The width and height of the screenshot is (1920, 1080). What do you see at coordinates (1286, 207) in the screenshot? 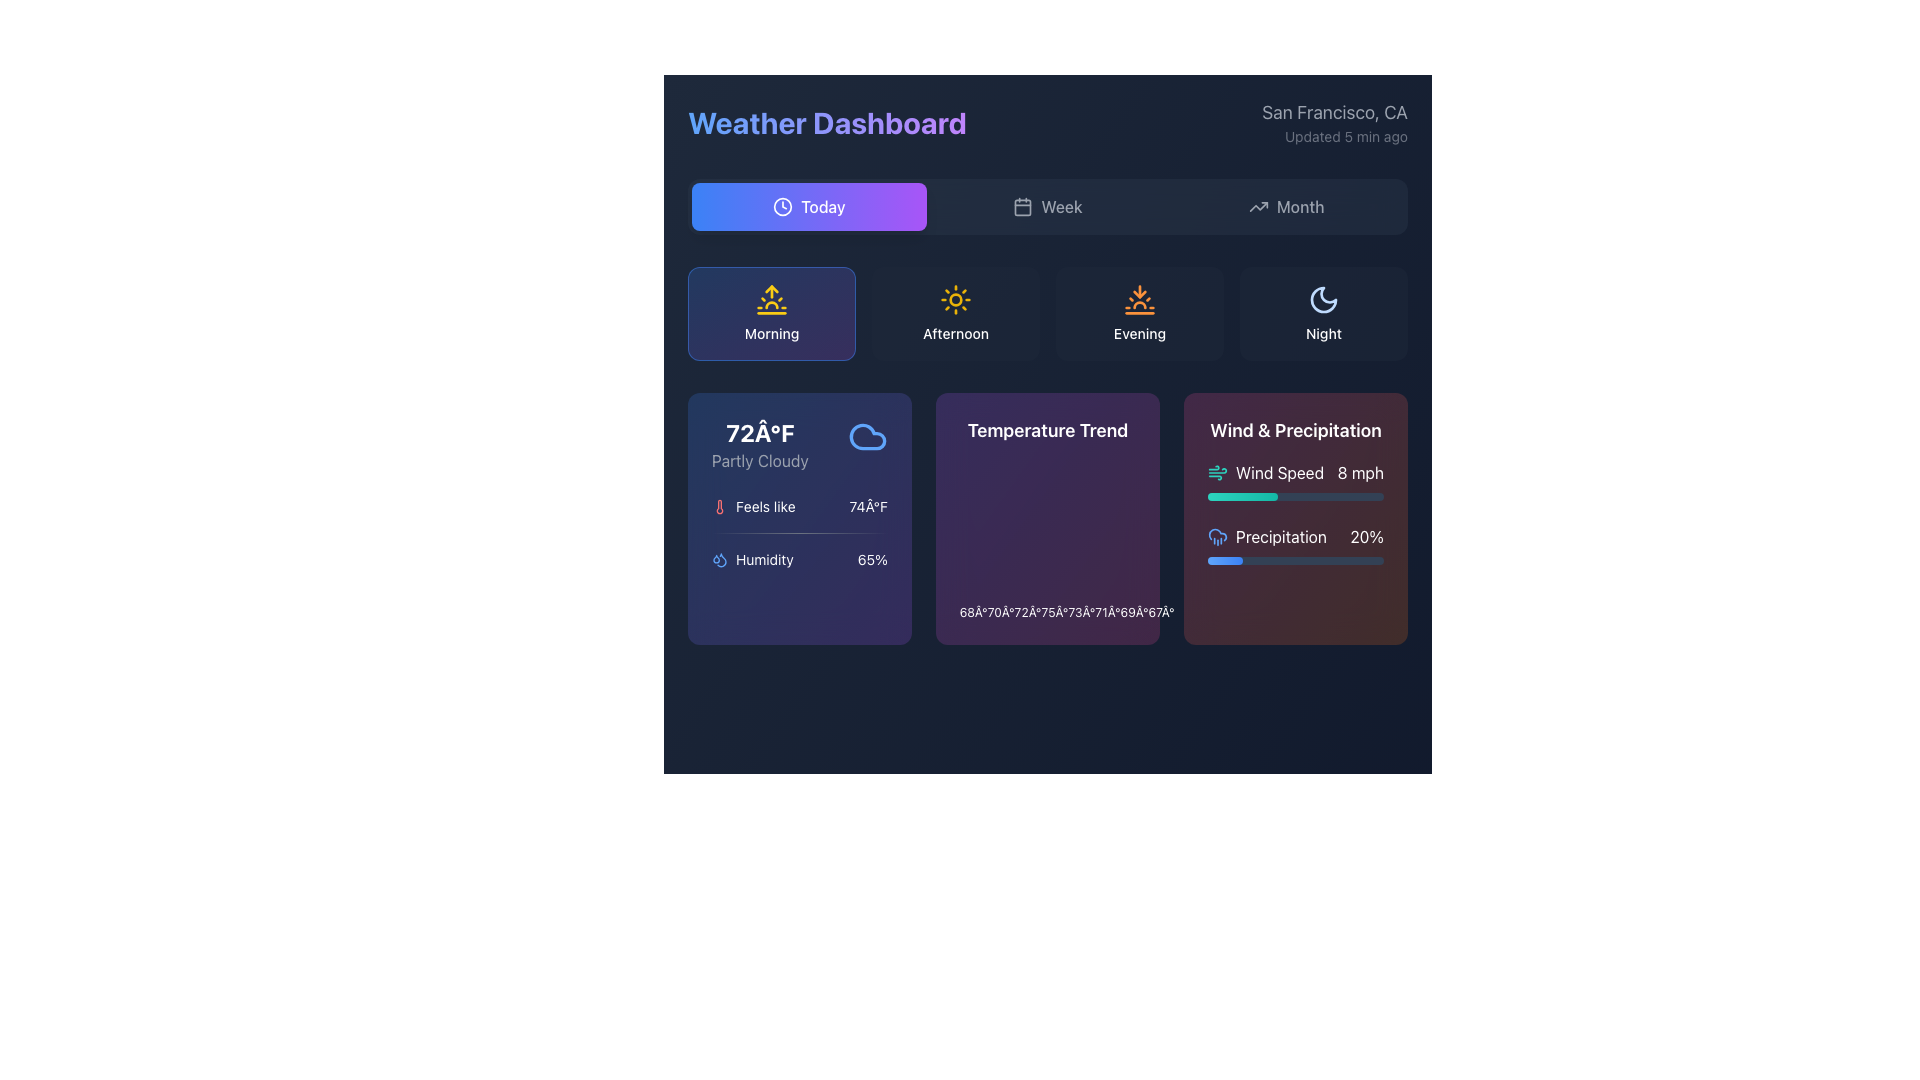
I see `the 'Month' button, which features an upward trending graph icon and is the third option among the navigational buttons labeled 'Today', 'Week', and 'Month'` at bounding box center [1286, 207].